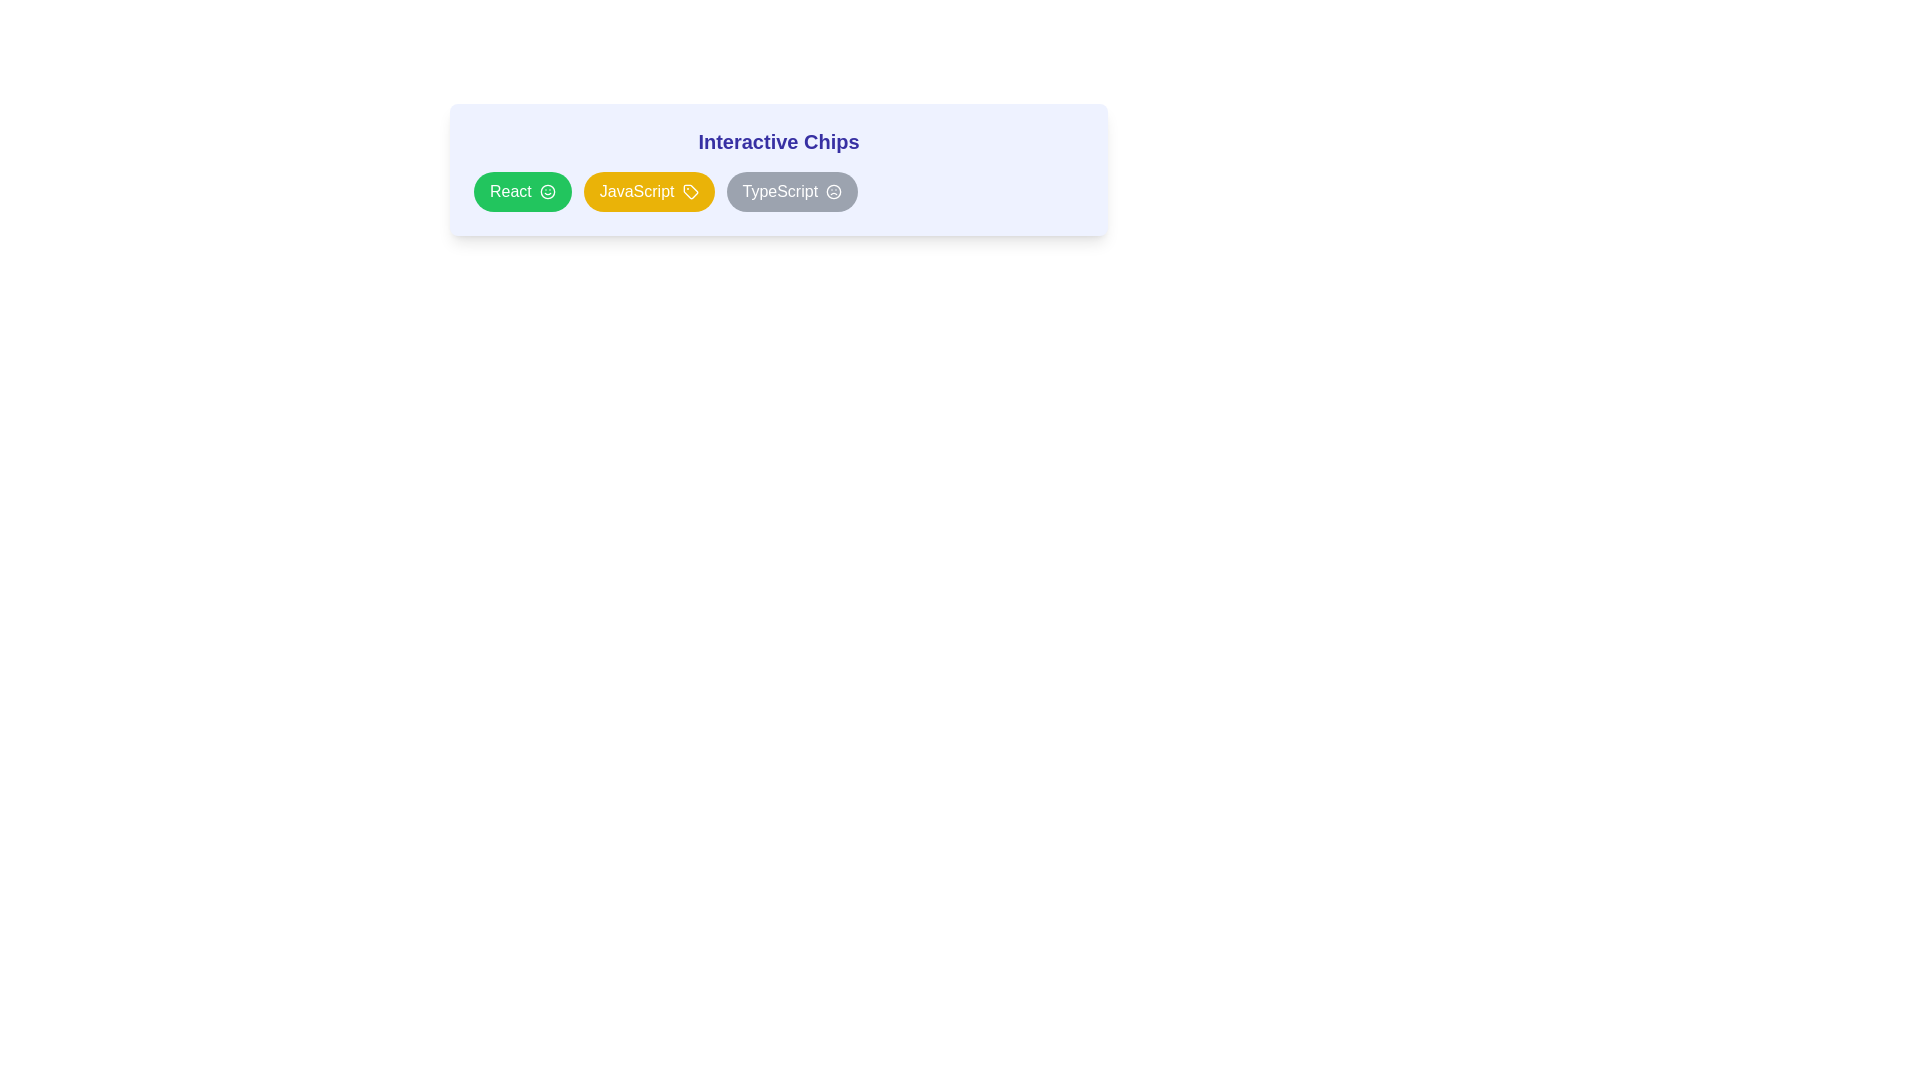 The image size is (1920, 1080). I want to click on the title text label that describes the 'Interactive Chips' feature, which is centrally aligned above the interactive chip elements, so click(777, 141).